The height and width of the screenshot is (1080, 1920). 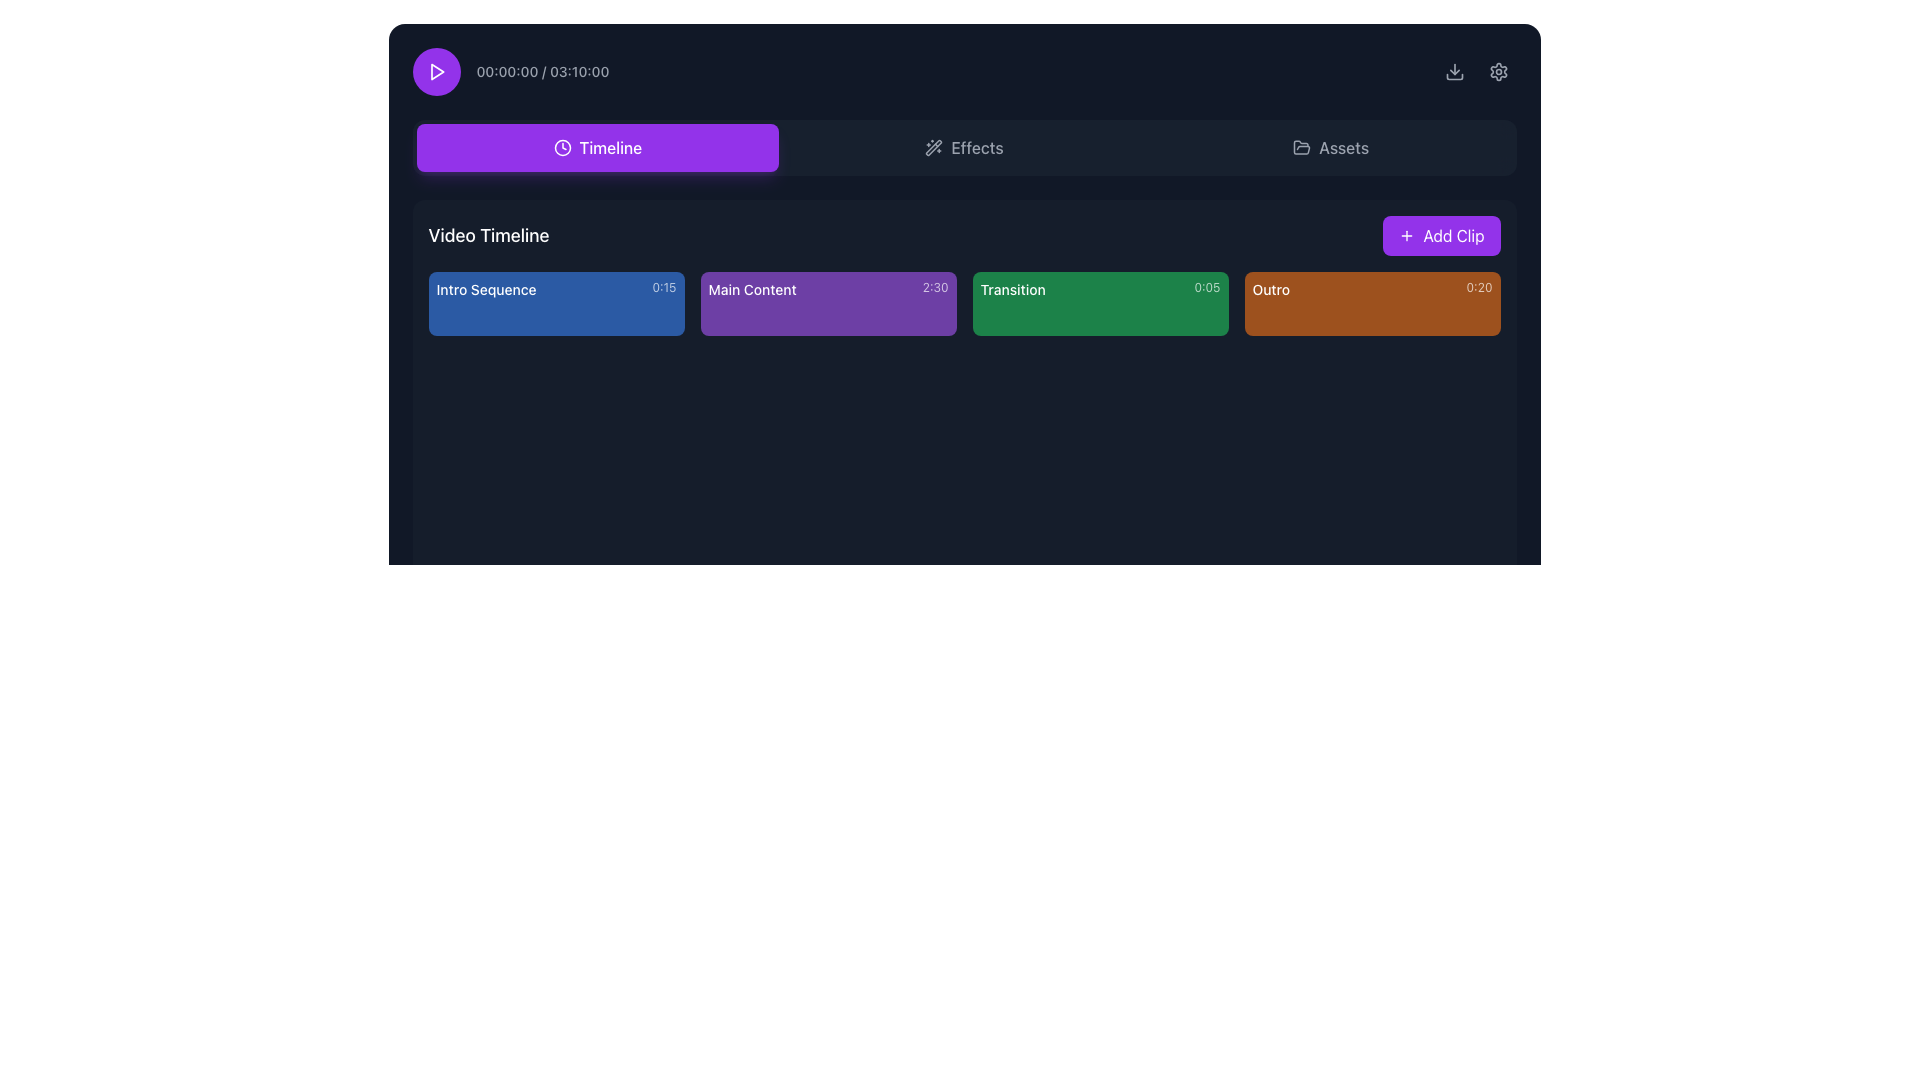 What do you see at coordinates (510, 71) in the screenshot?
I see `the Text element that displays the current playback time and total duration of a media file, located immediately to the right of a large circular purple play button in the top-left corner of the interface` at bounding box center [510, 71].